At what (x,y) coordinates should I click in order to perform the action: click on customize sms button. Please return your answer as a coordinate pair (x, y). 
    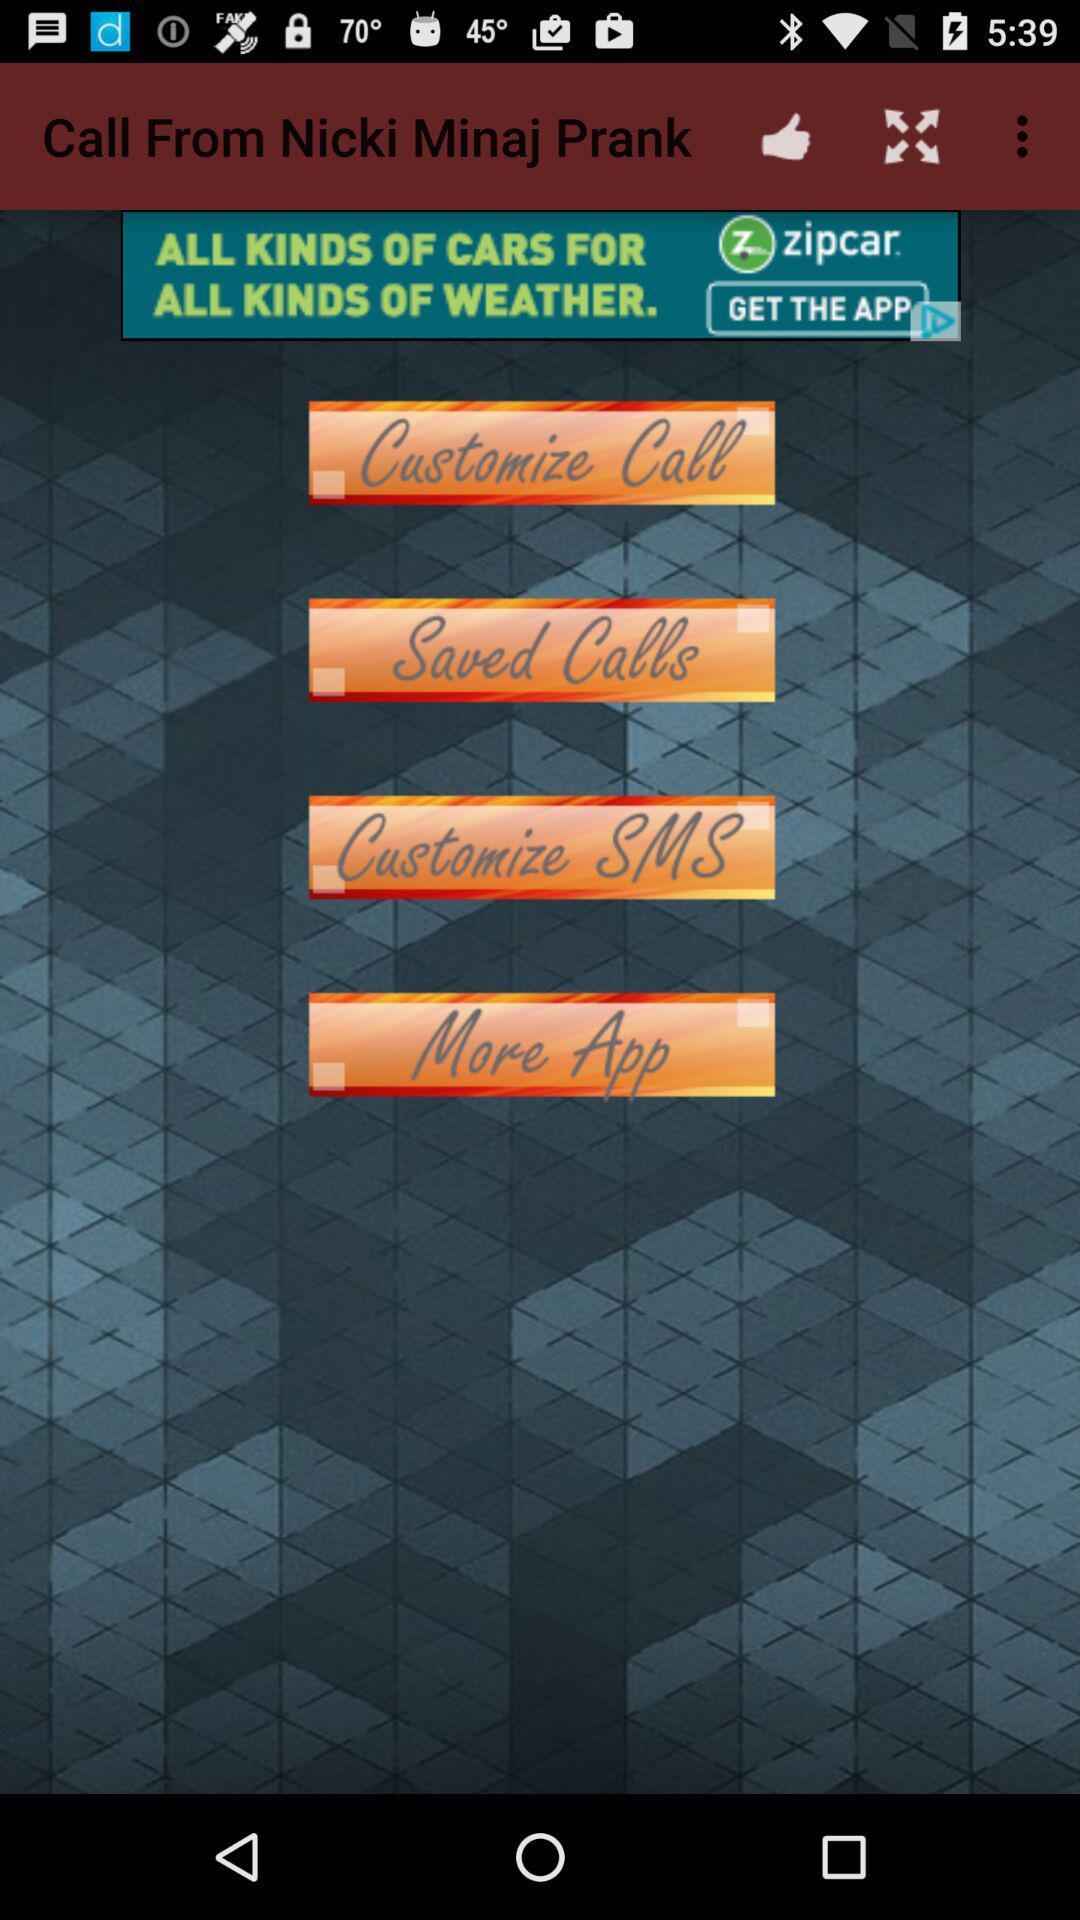
    Looking at the image, I should click on (540, 847).